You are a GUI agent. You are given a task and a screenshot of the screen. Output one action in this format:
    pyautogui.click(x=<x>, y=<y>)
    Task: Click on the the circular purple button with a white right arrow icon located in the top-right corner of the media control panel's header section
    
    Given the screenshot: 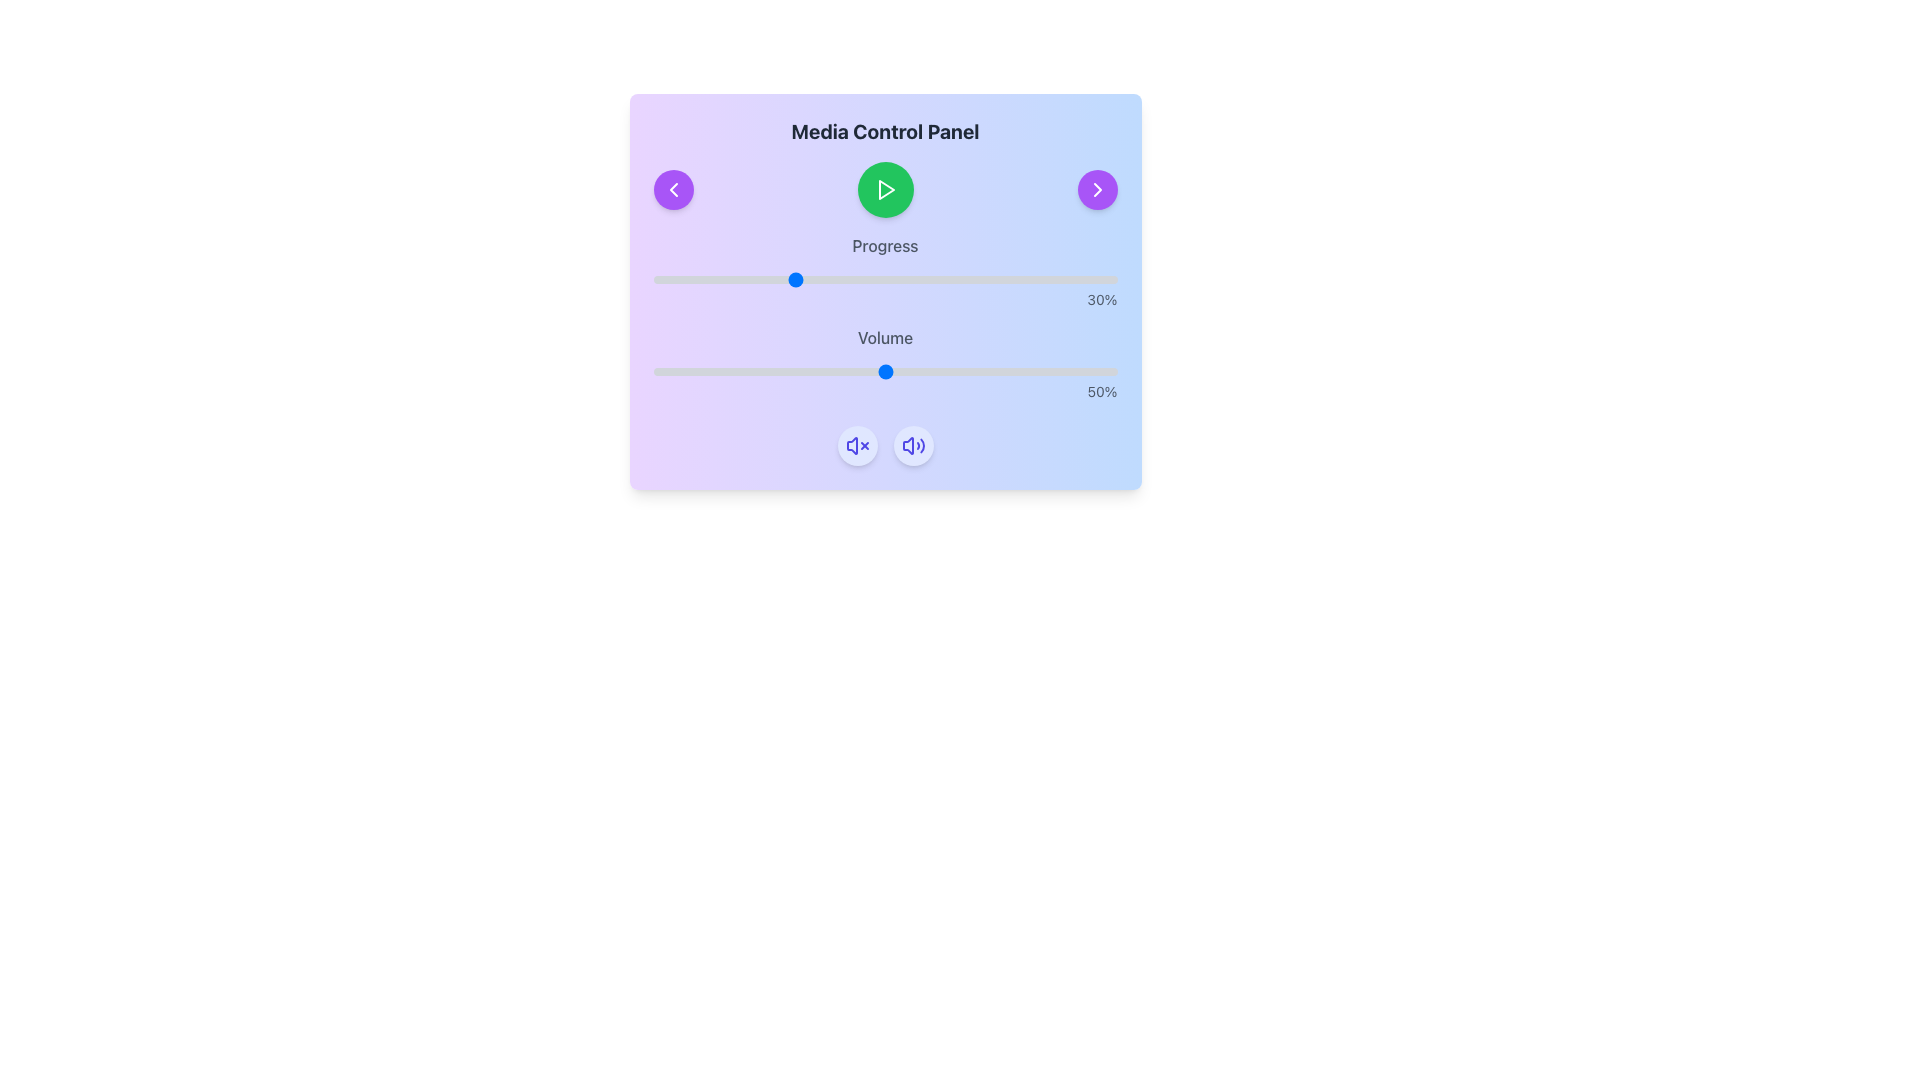 What is the action you would take?
    pyautogui.click(x=1096, y=189)
    